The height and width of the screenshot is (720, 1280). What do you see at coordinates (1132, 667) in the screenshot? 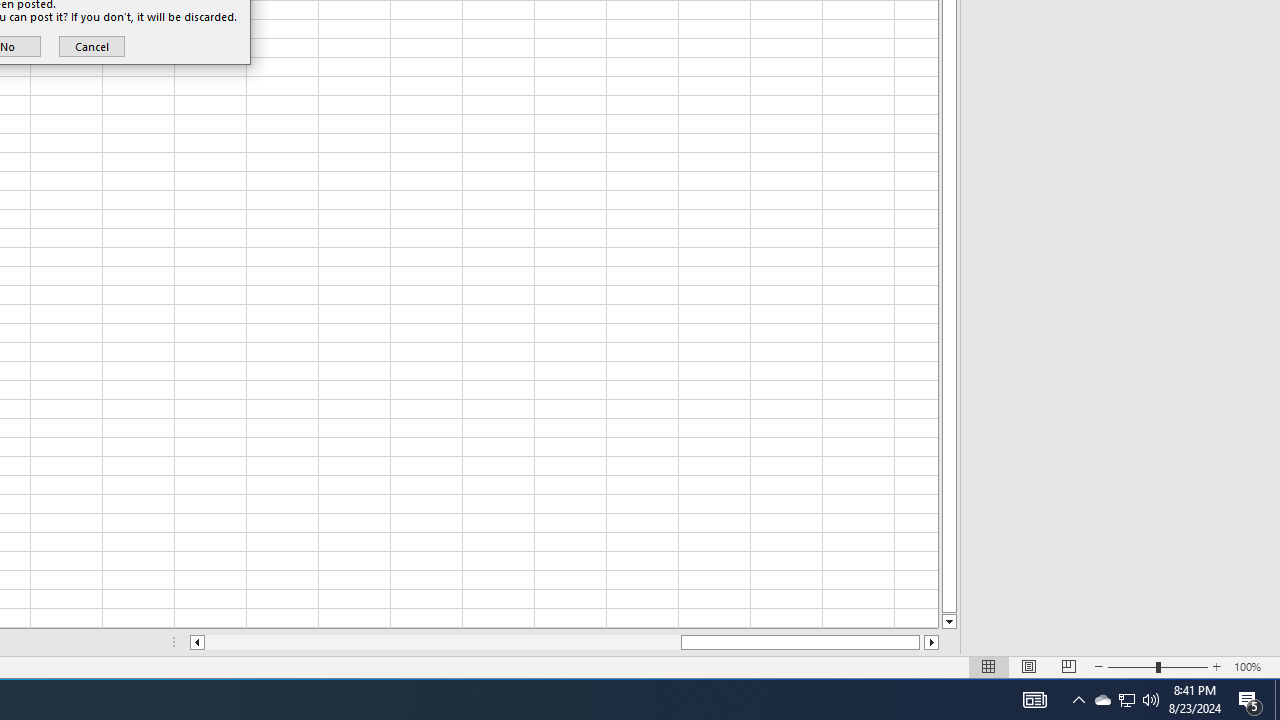
I see `'Zoom Out'` at bounding box center [1132, 667].